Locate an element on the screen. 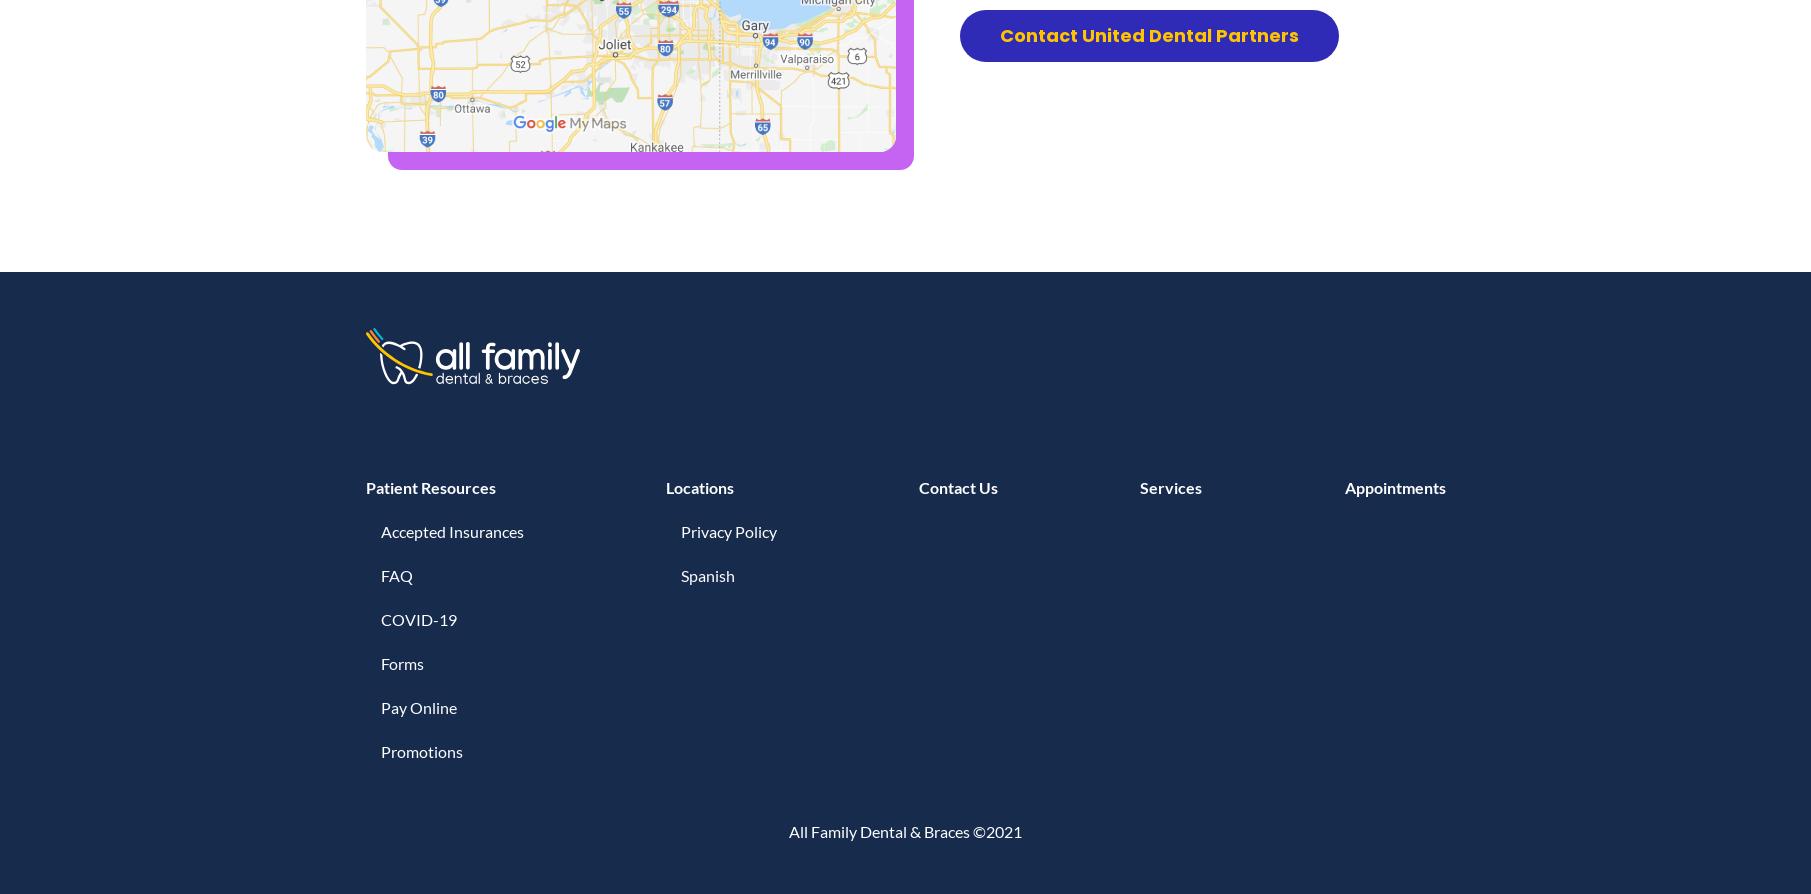 Image resolution: width=1811 pixels, height=894 pixels. 'Contact Us' is located at coordinates (957, 487).